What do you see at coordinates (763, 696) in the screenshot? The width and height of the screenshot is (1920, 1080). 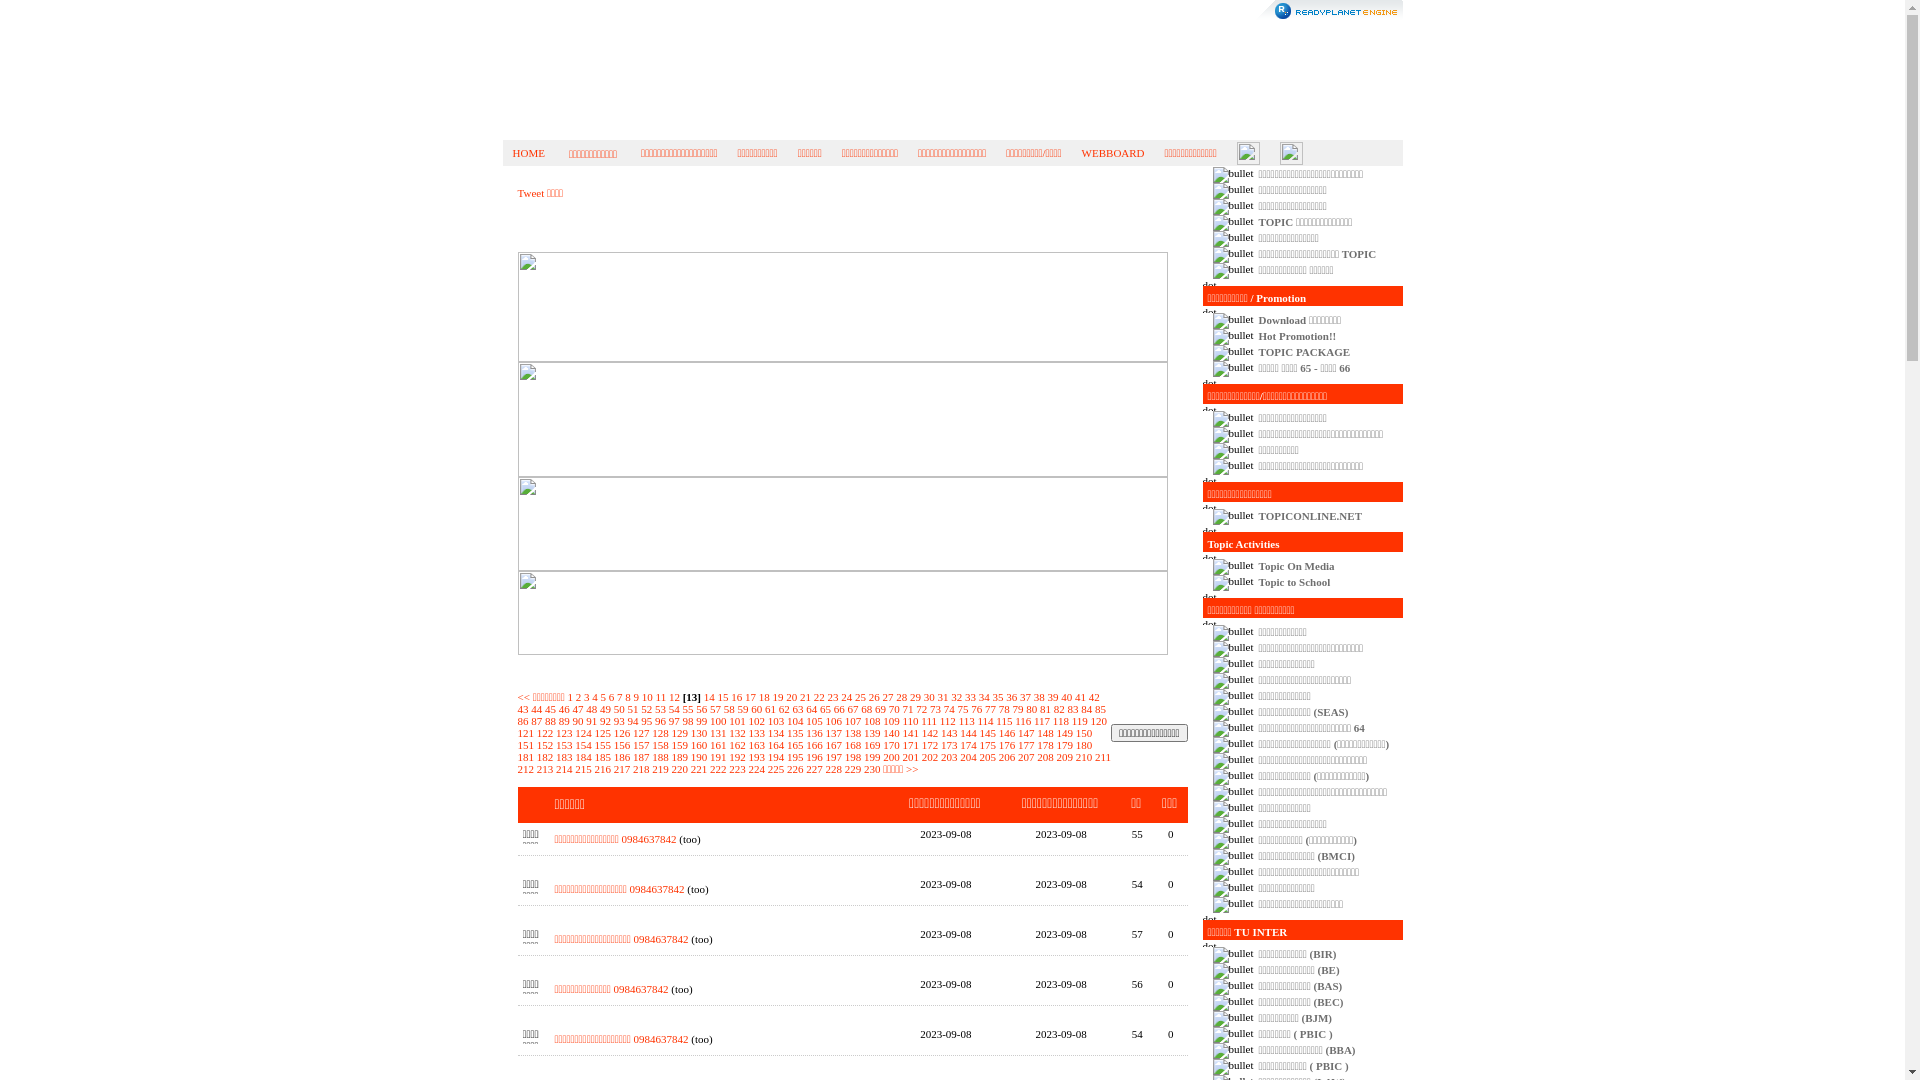 I see `'18'` at bounding box center [763, 696].